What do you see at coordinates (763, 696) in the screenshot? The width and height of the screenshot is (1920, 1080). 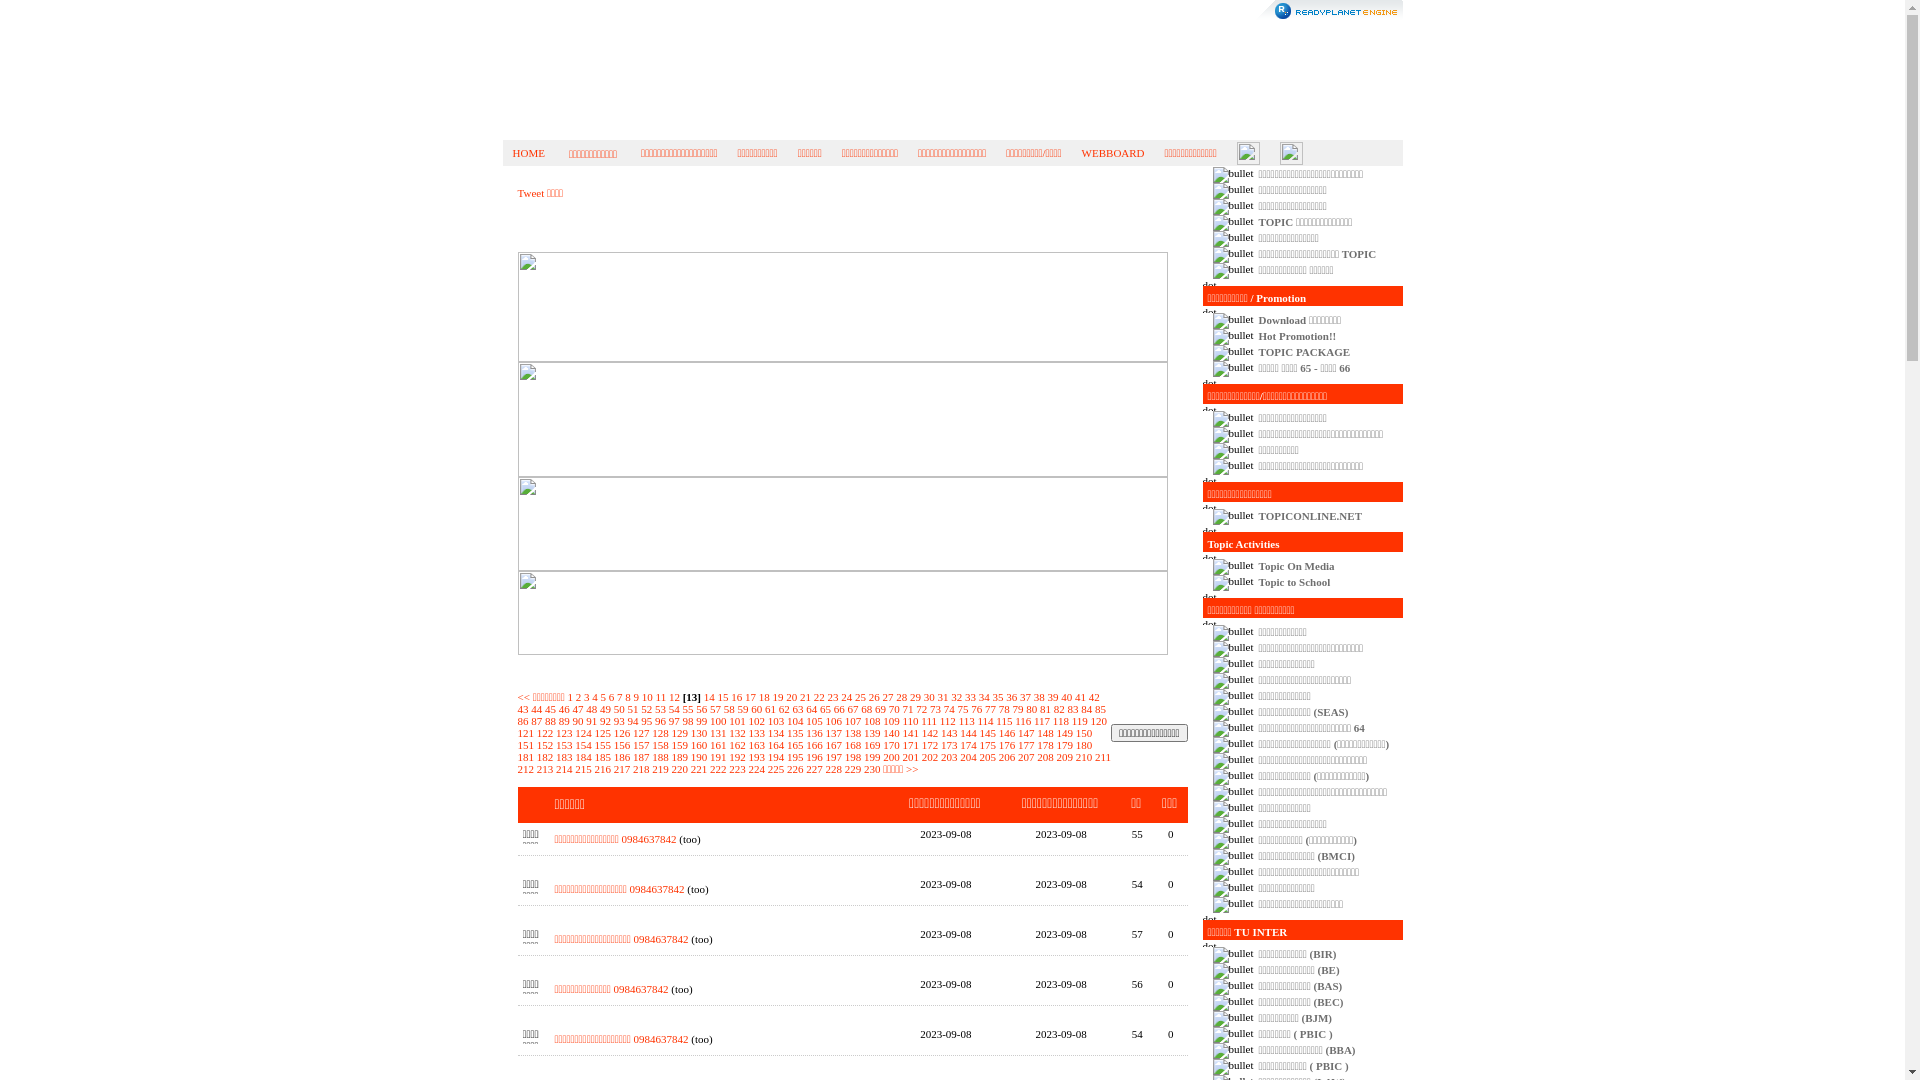 I see `'18'` at bounding box center [763, 696].